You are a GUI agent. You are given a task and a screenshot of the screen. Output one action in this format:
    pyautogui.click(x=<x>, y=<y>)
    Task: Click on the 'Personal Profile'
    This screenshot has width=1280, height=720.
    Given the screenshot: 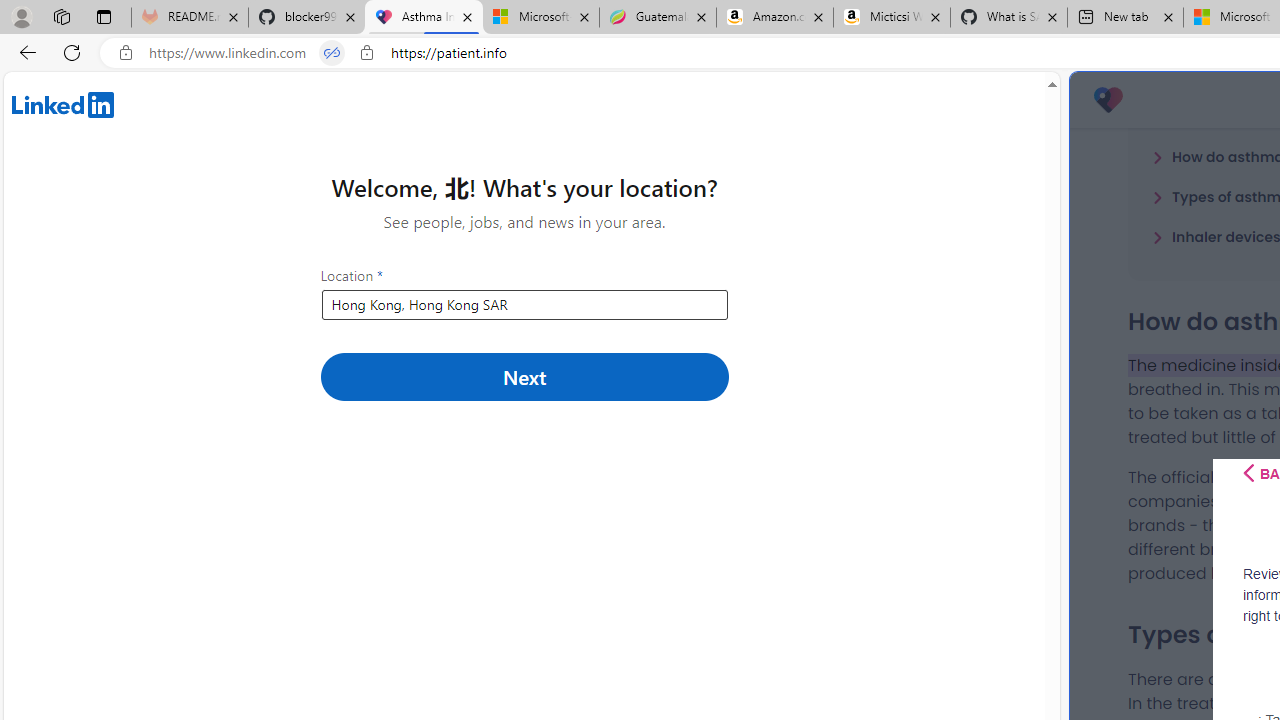 What is the action you would take?
    pyautogui.click(x=21, y=16)
    